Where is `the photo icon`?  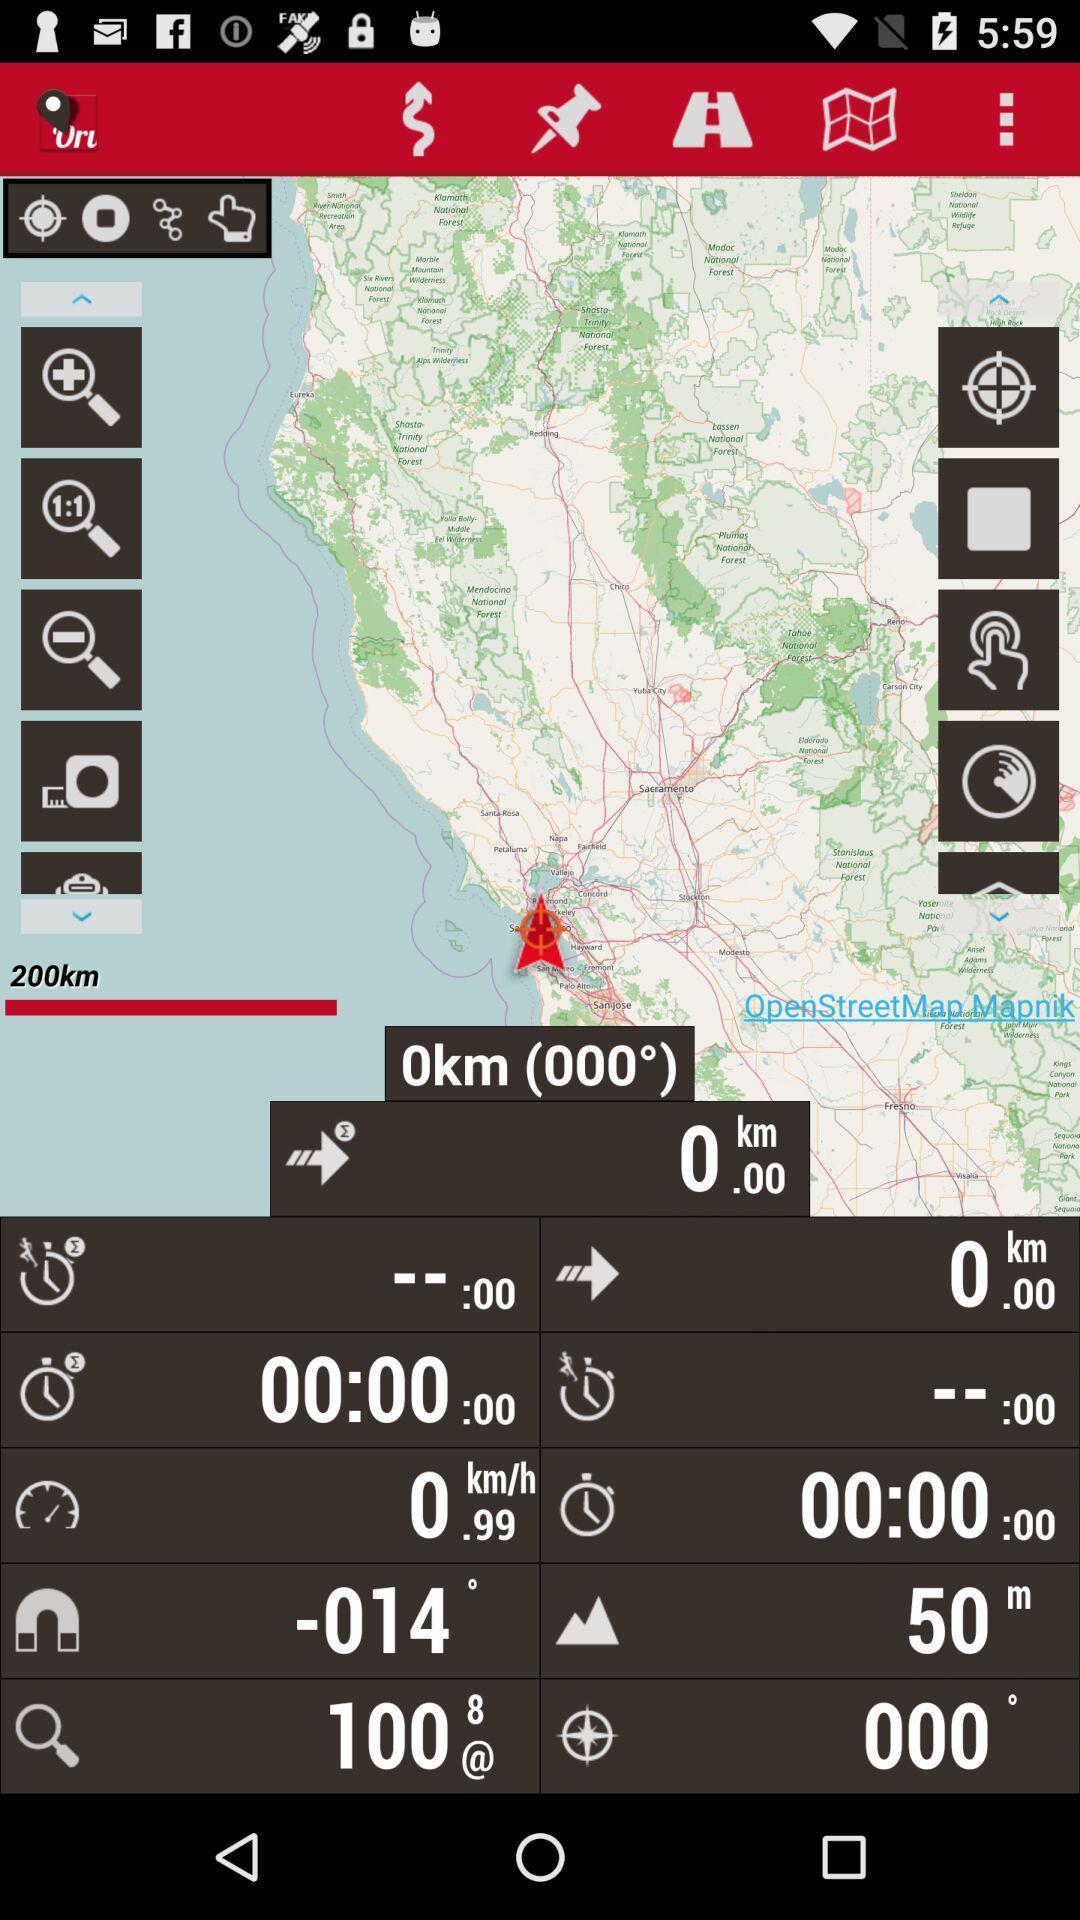 the photo icon is located at coordinates (80, 835).